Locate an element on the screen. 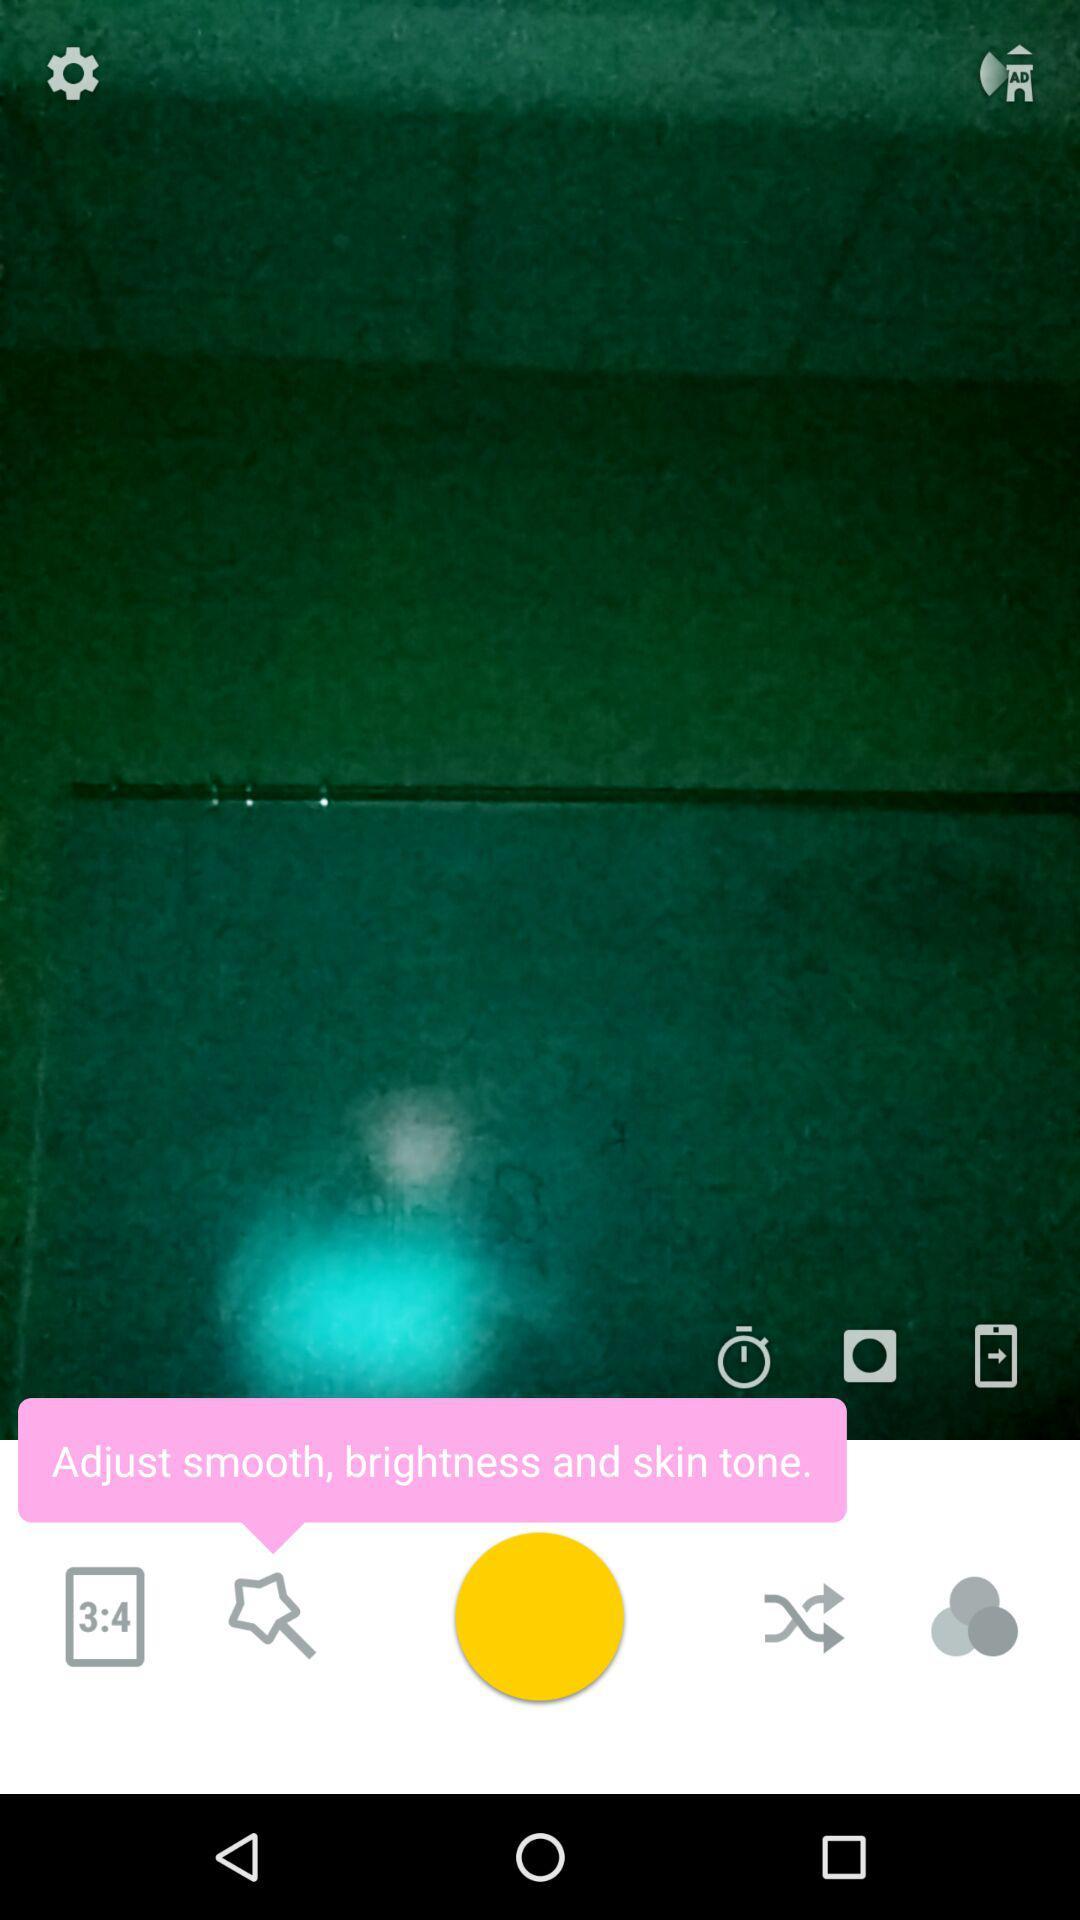  the swap icon is located at coordinates (995, 1356).